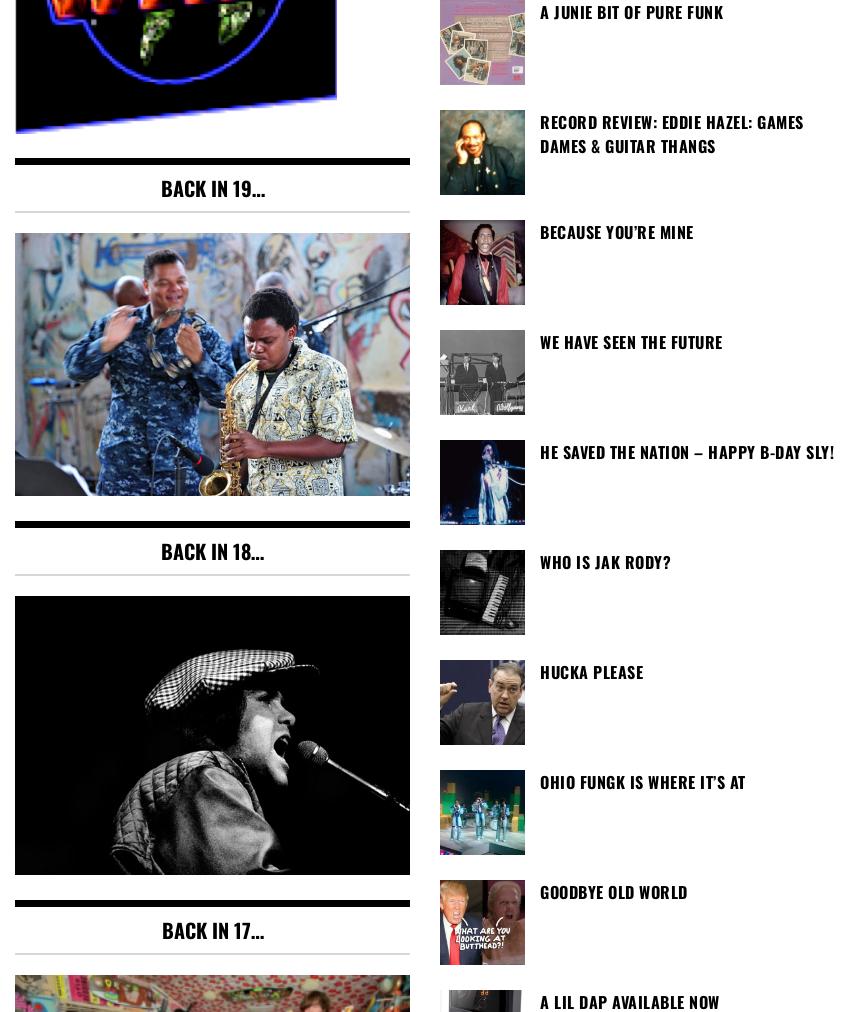  What do you see at coordinates (685, 451) in the screenshot?
I see `'He Saved The Nation – Happy B-Day Sly!'` at bounding box center [685, 451].